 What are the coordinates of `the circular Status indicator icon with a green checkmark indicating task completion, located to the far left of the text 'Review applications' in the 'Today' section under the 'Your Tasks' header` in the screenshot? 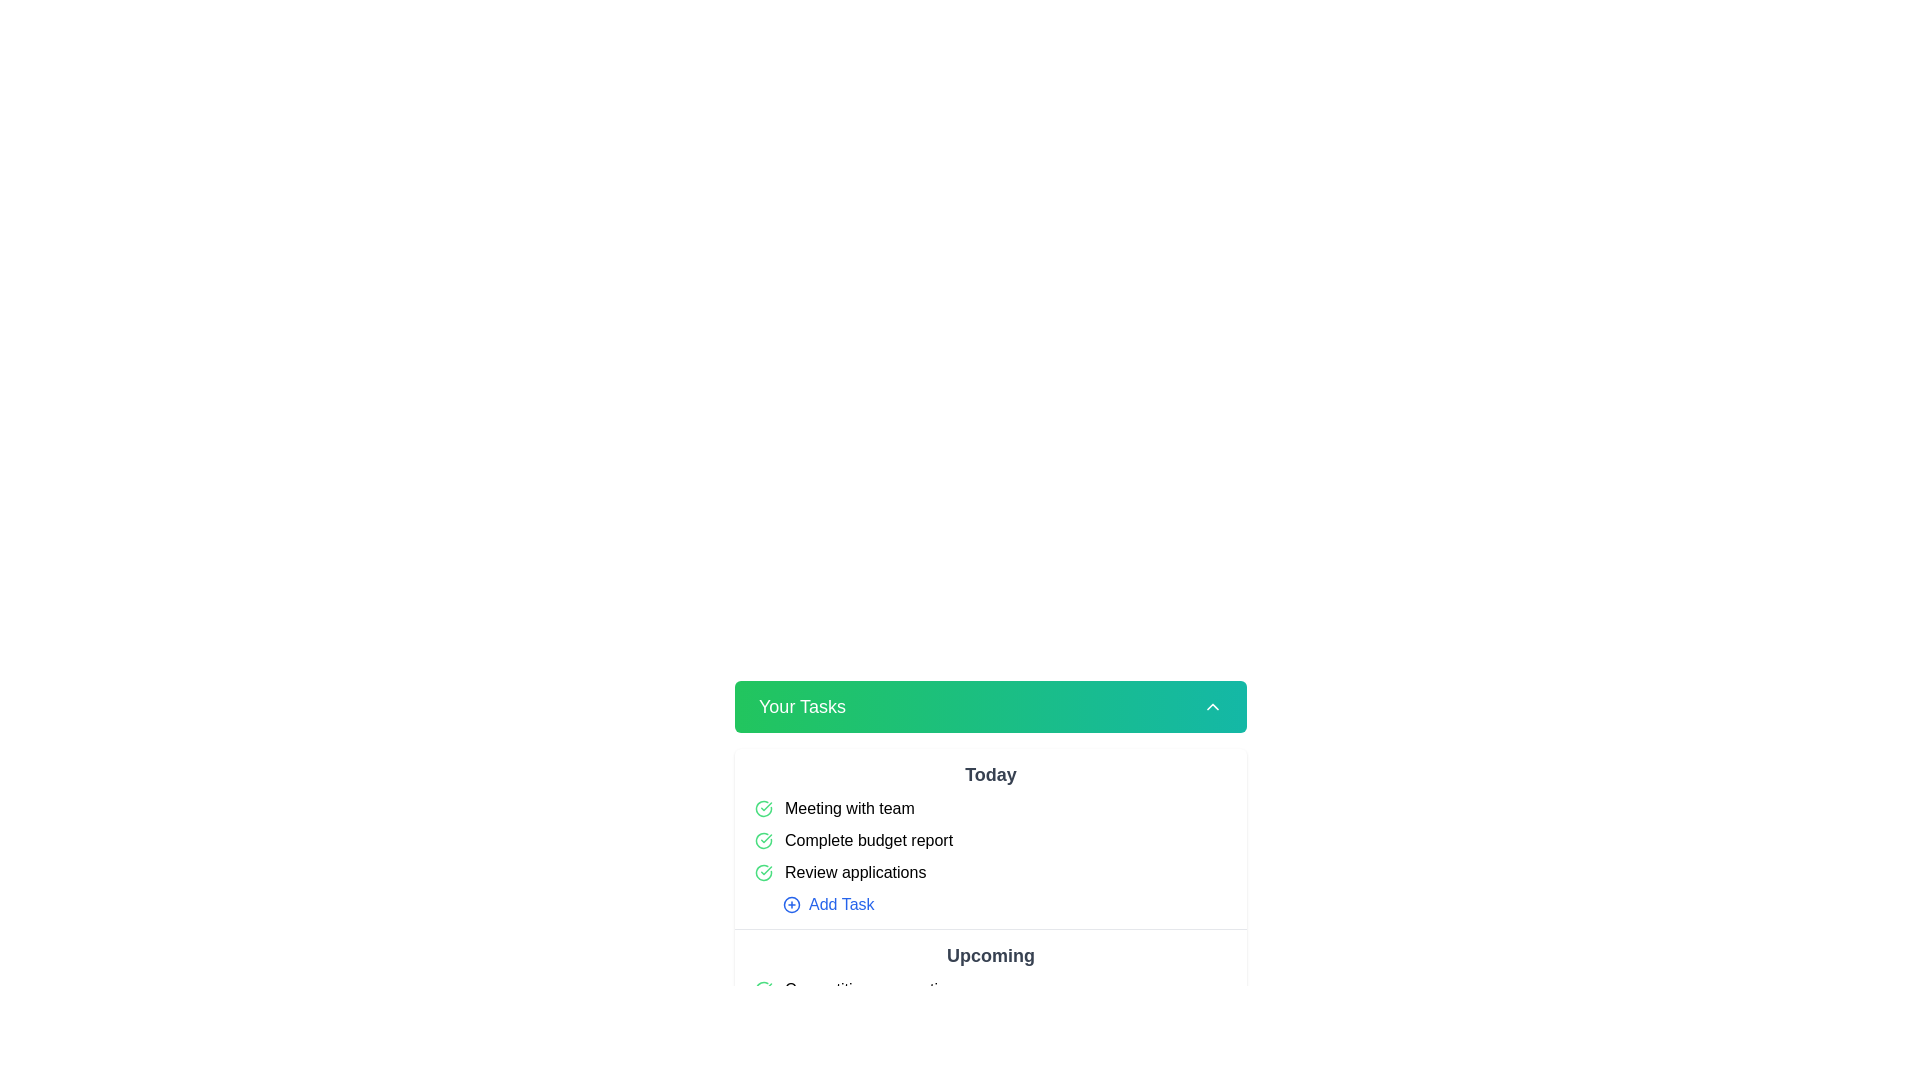 It's located at (762, 871).